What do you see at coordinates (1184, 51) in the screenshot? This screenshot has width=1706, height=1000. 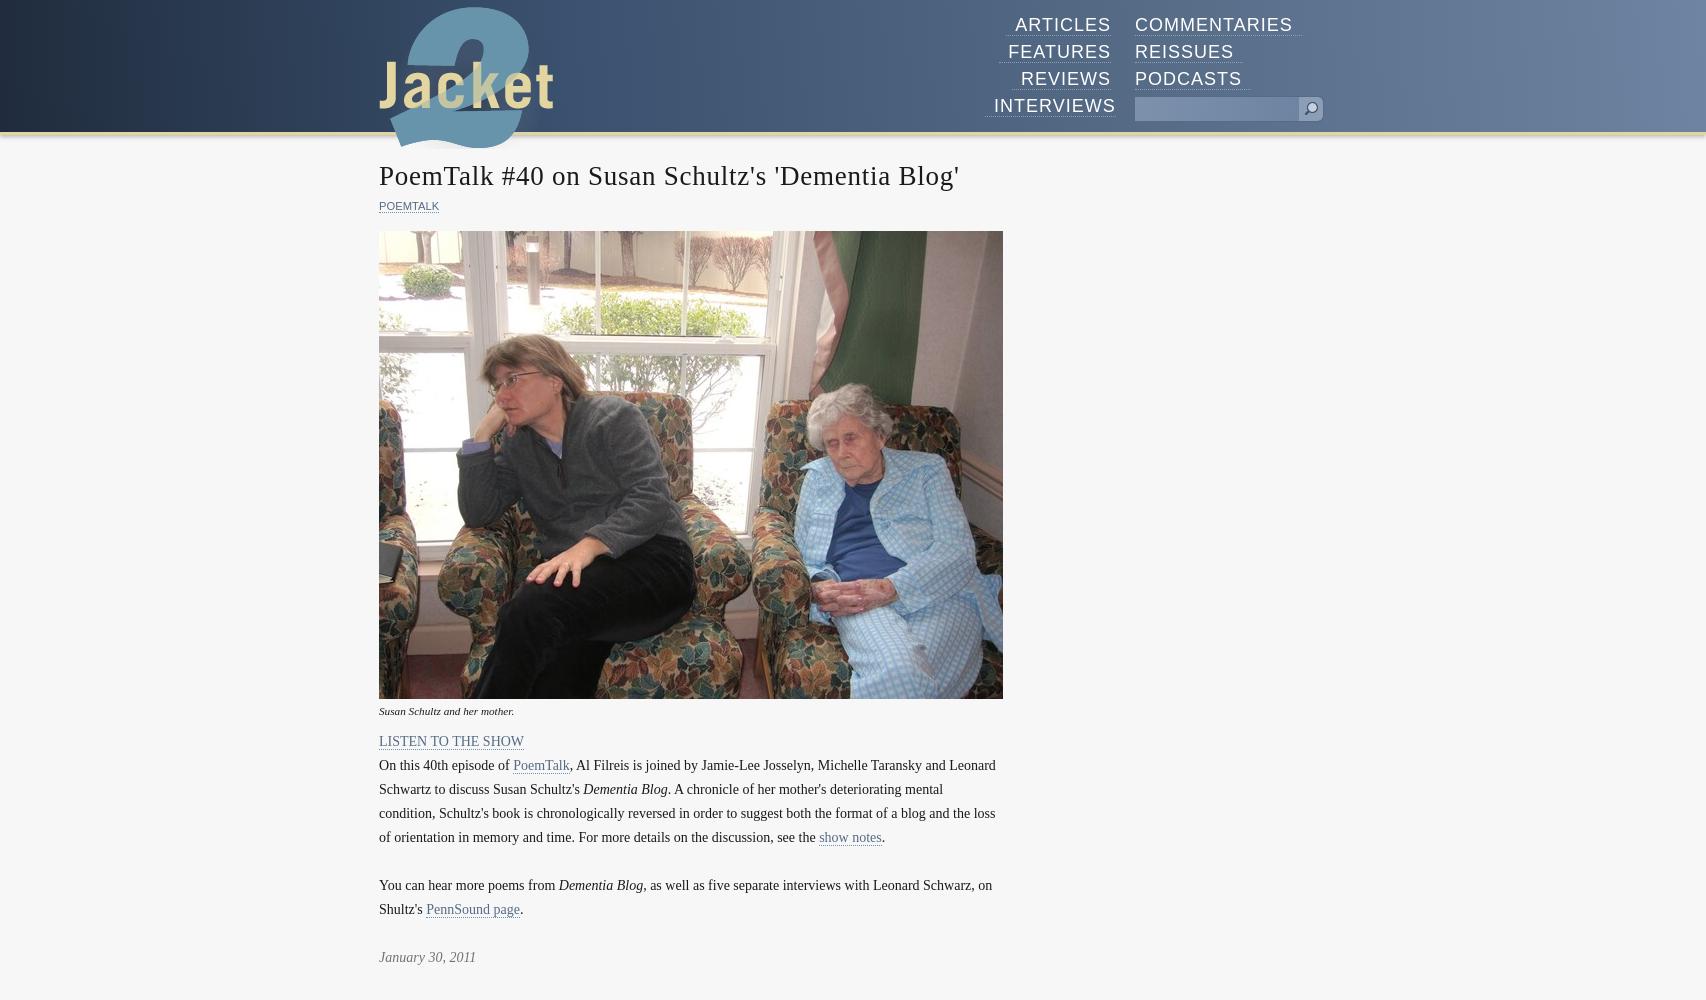 I see `'Reissues'` at bounding box center [1184, 51].